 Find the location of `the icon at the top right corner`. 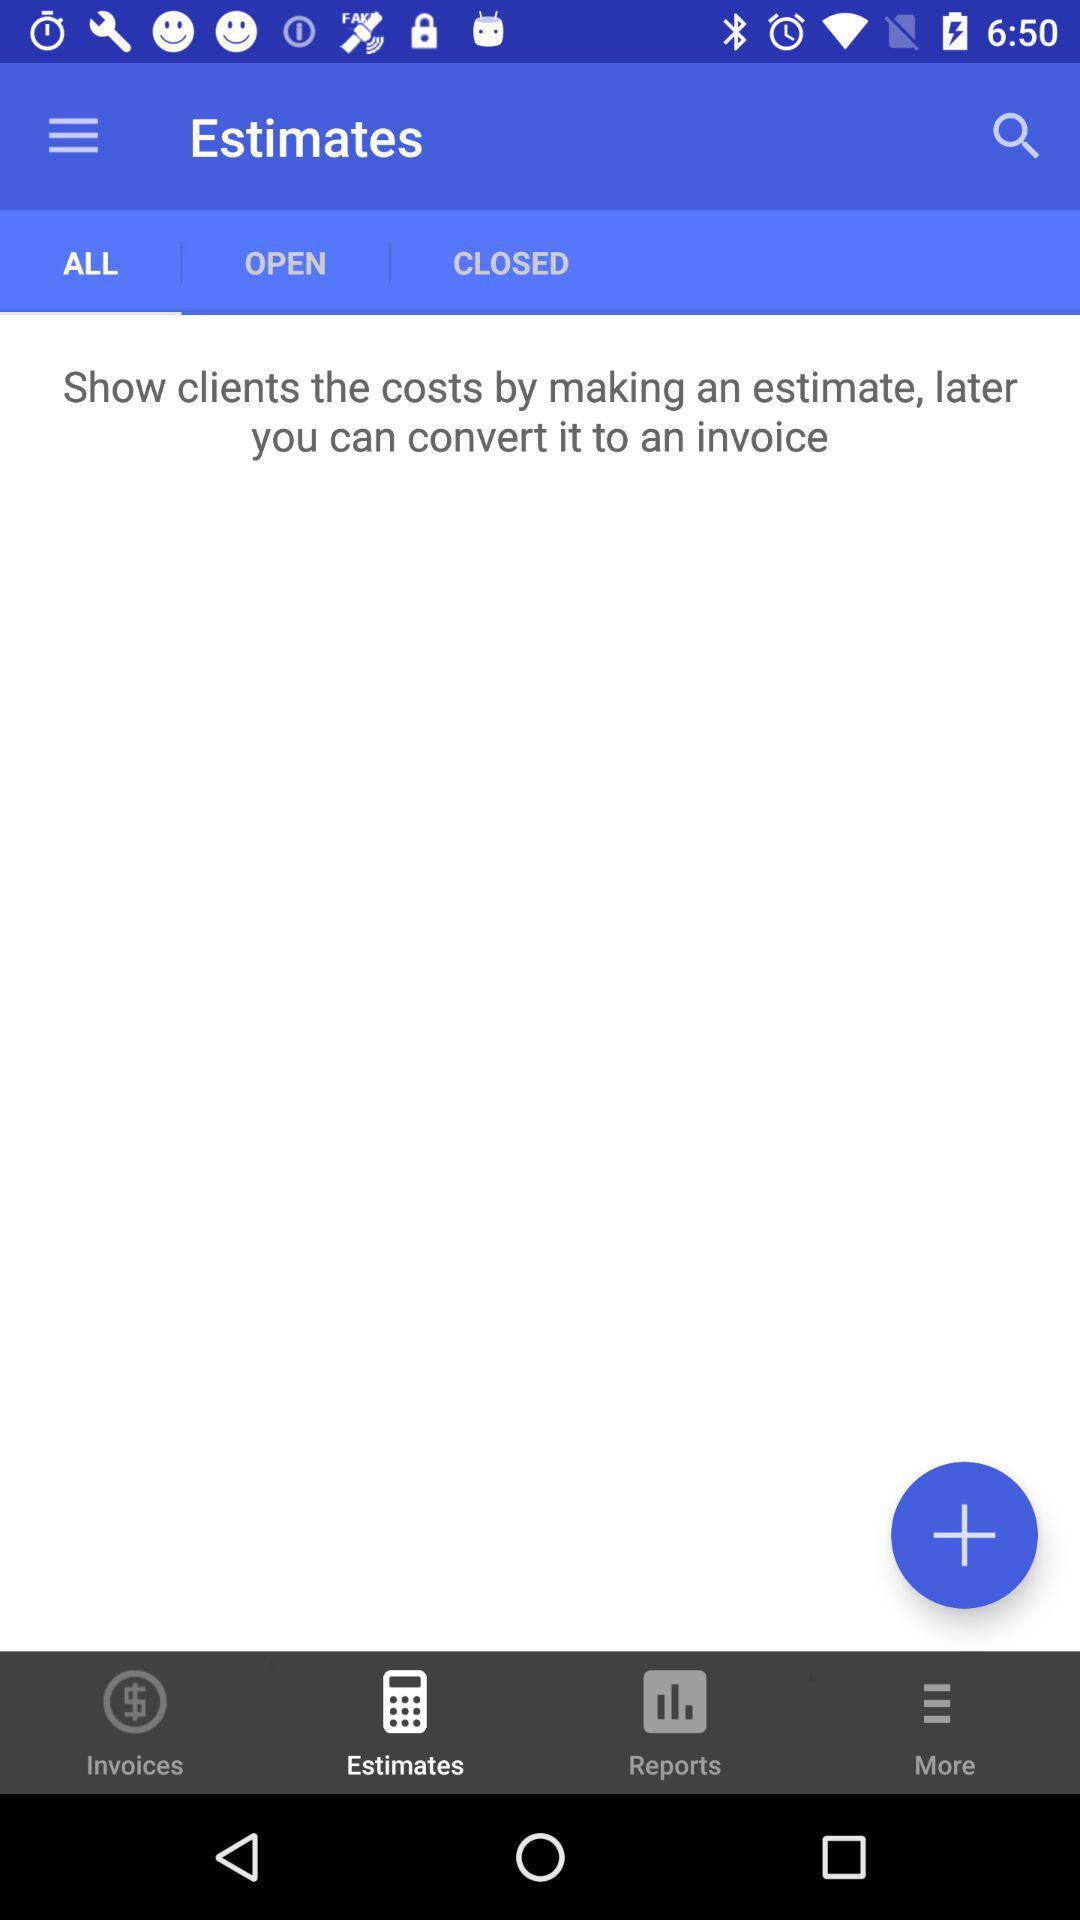

the icon at the top right corner is located at coordinates (1017, 135).